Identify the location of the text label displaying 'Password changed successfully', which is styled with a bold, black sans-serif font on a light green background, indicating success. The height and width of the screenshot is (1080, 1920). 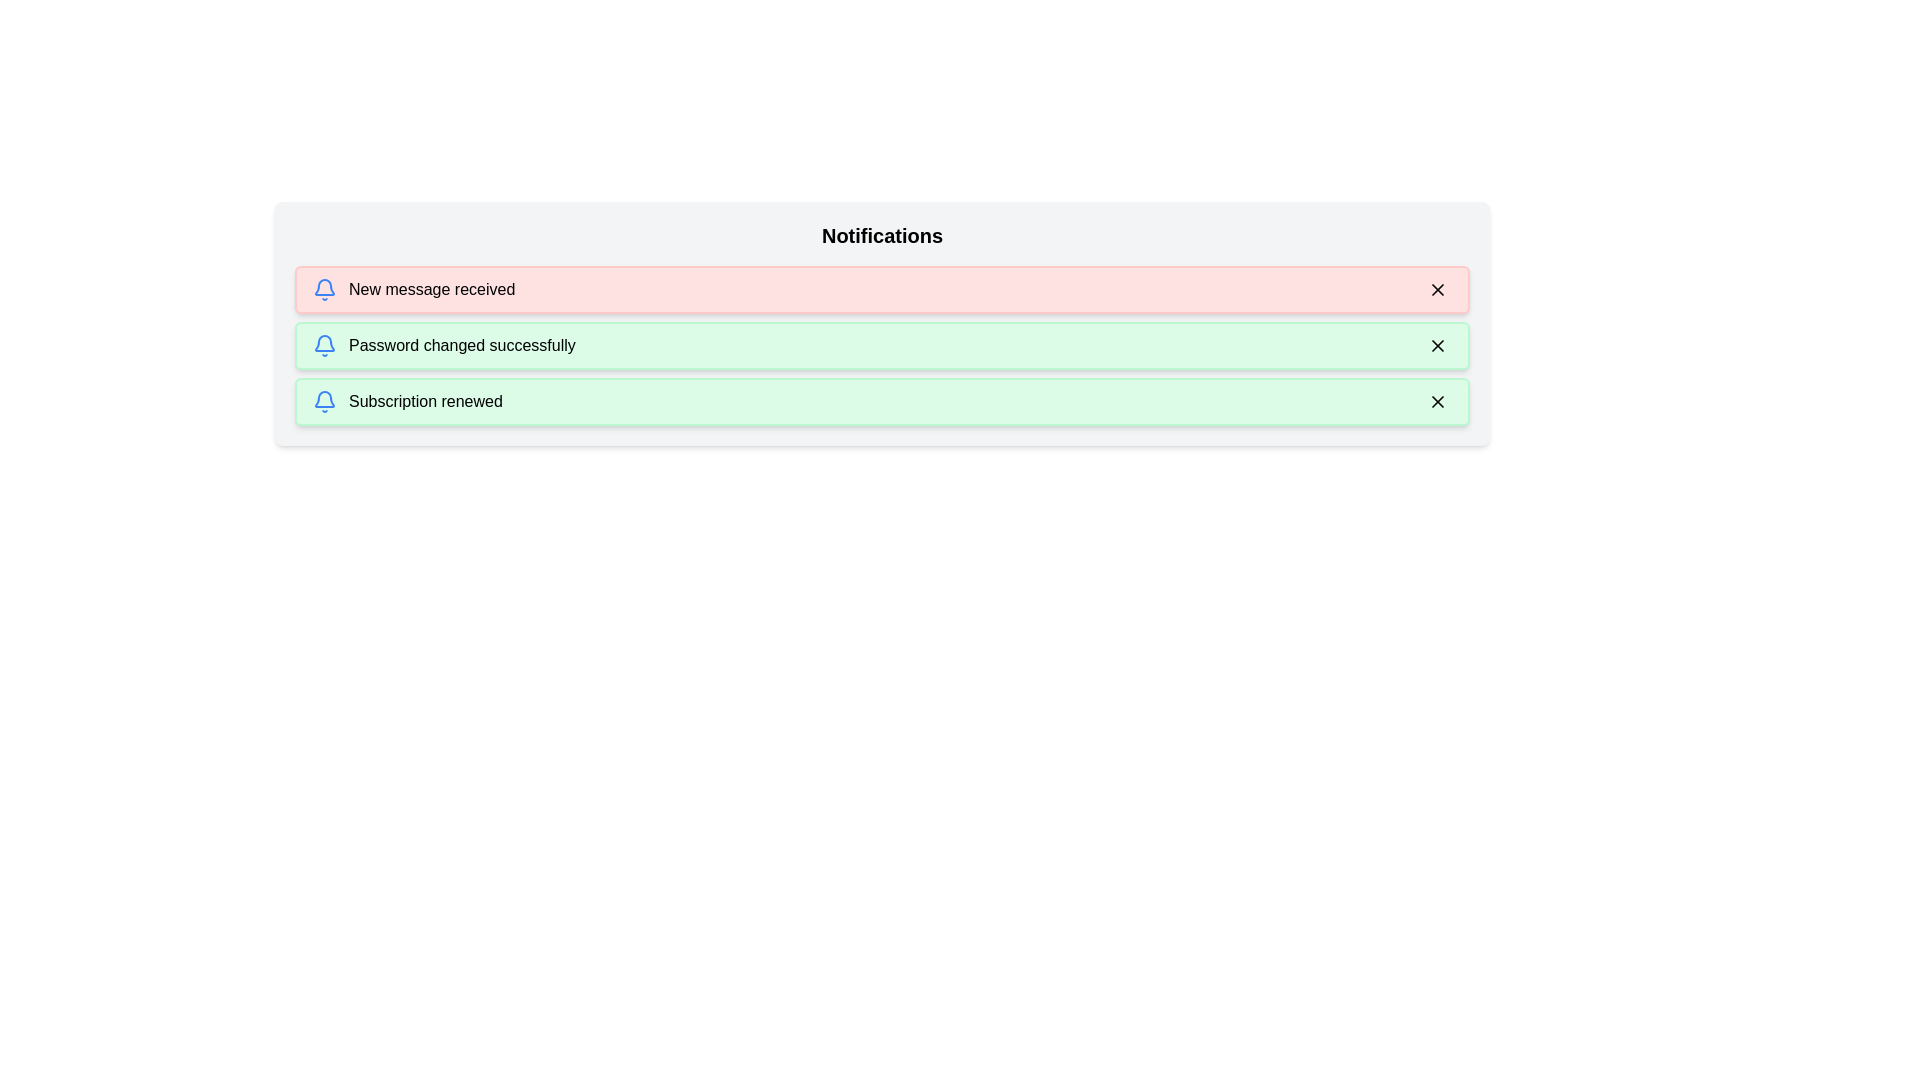
(461, 345).